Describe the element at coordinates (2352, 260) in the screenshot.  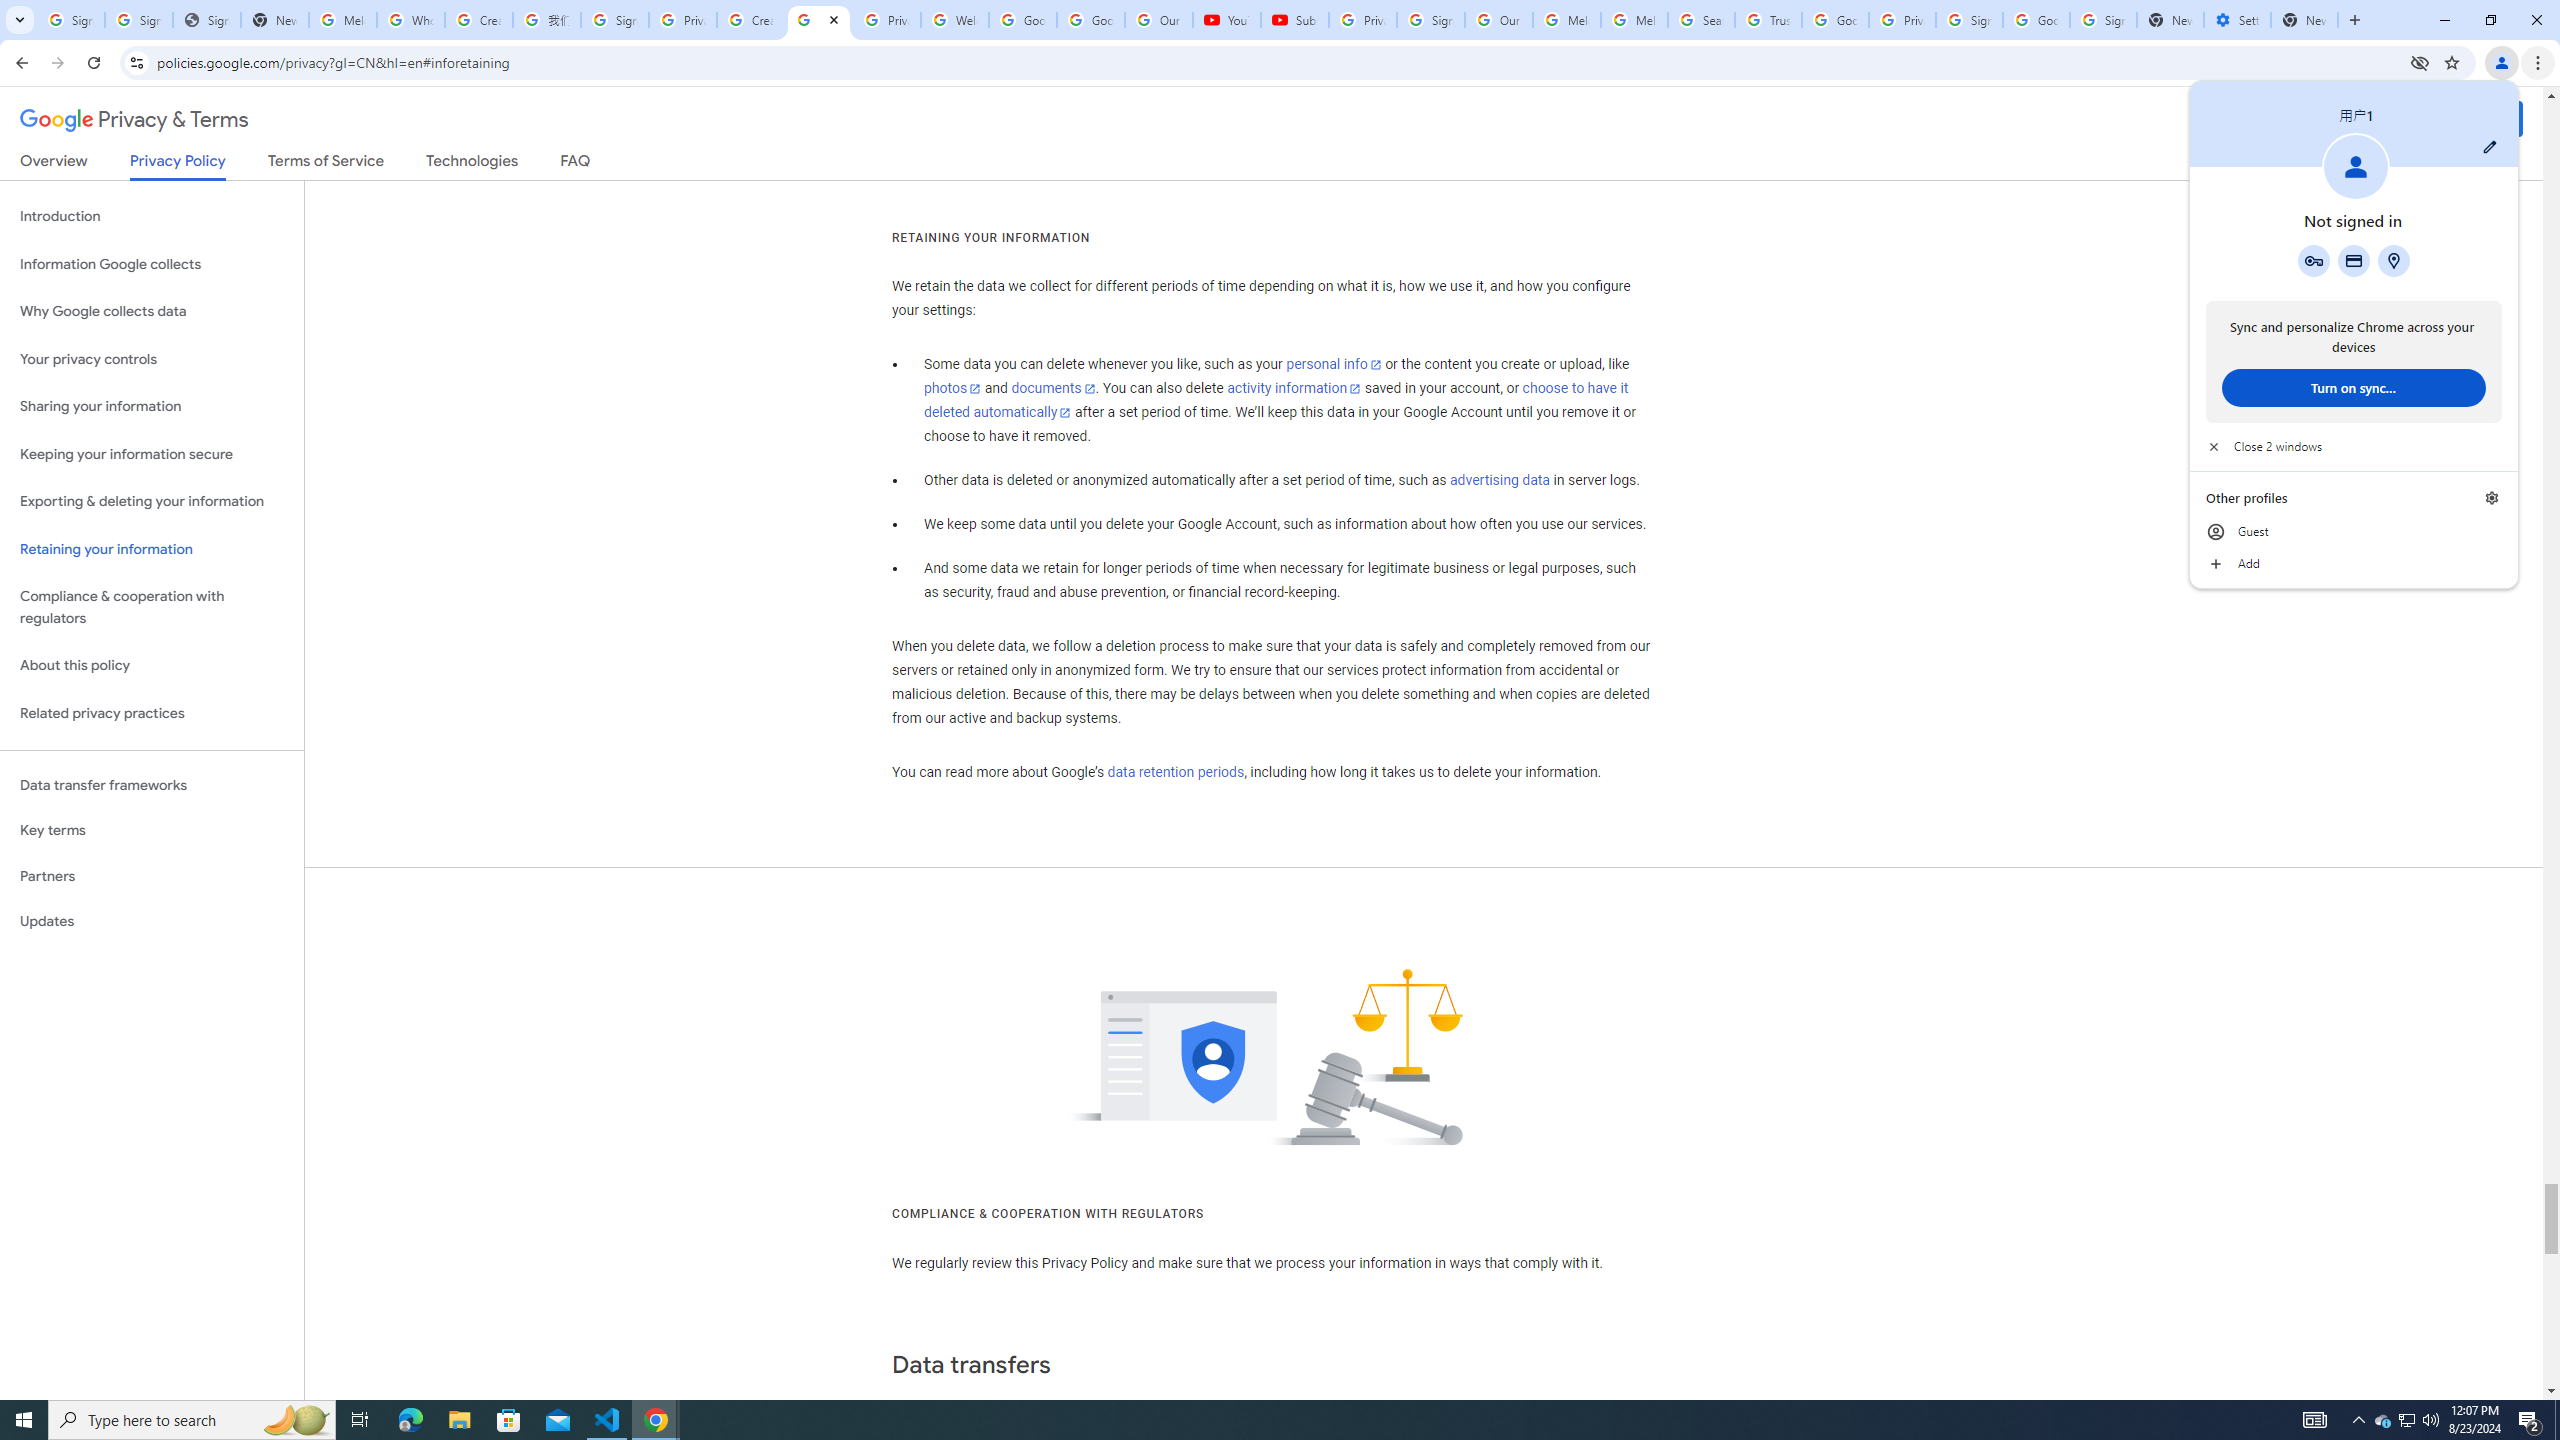
I see `'Payment methods'` at that location.